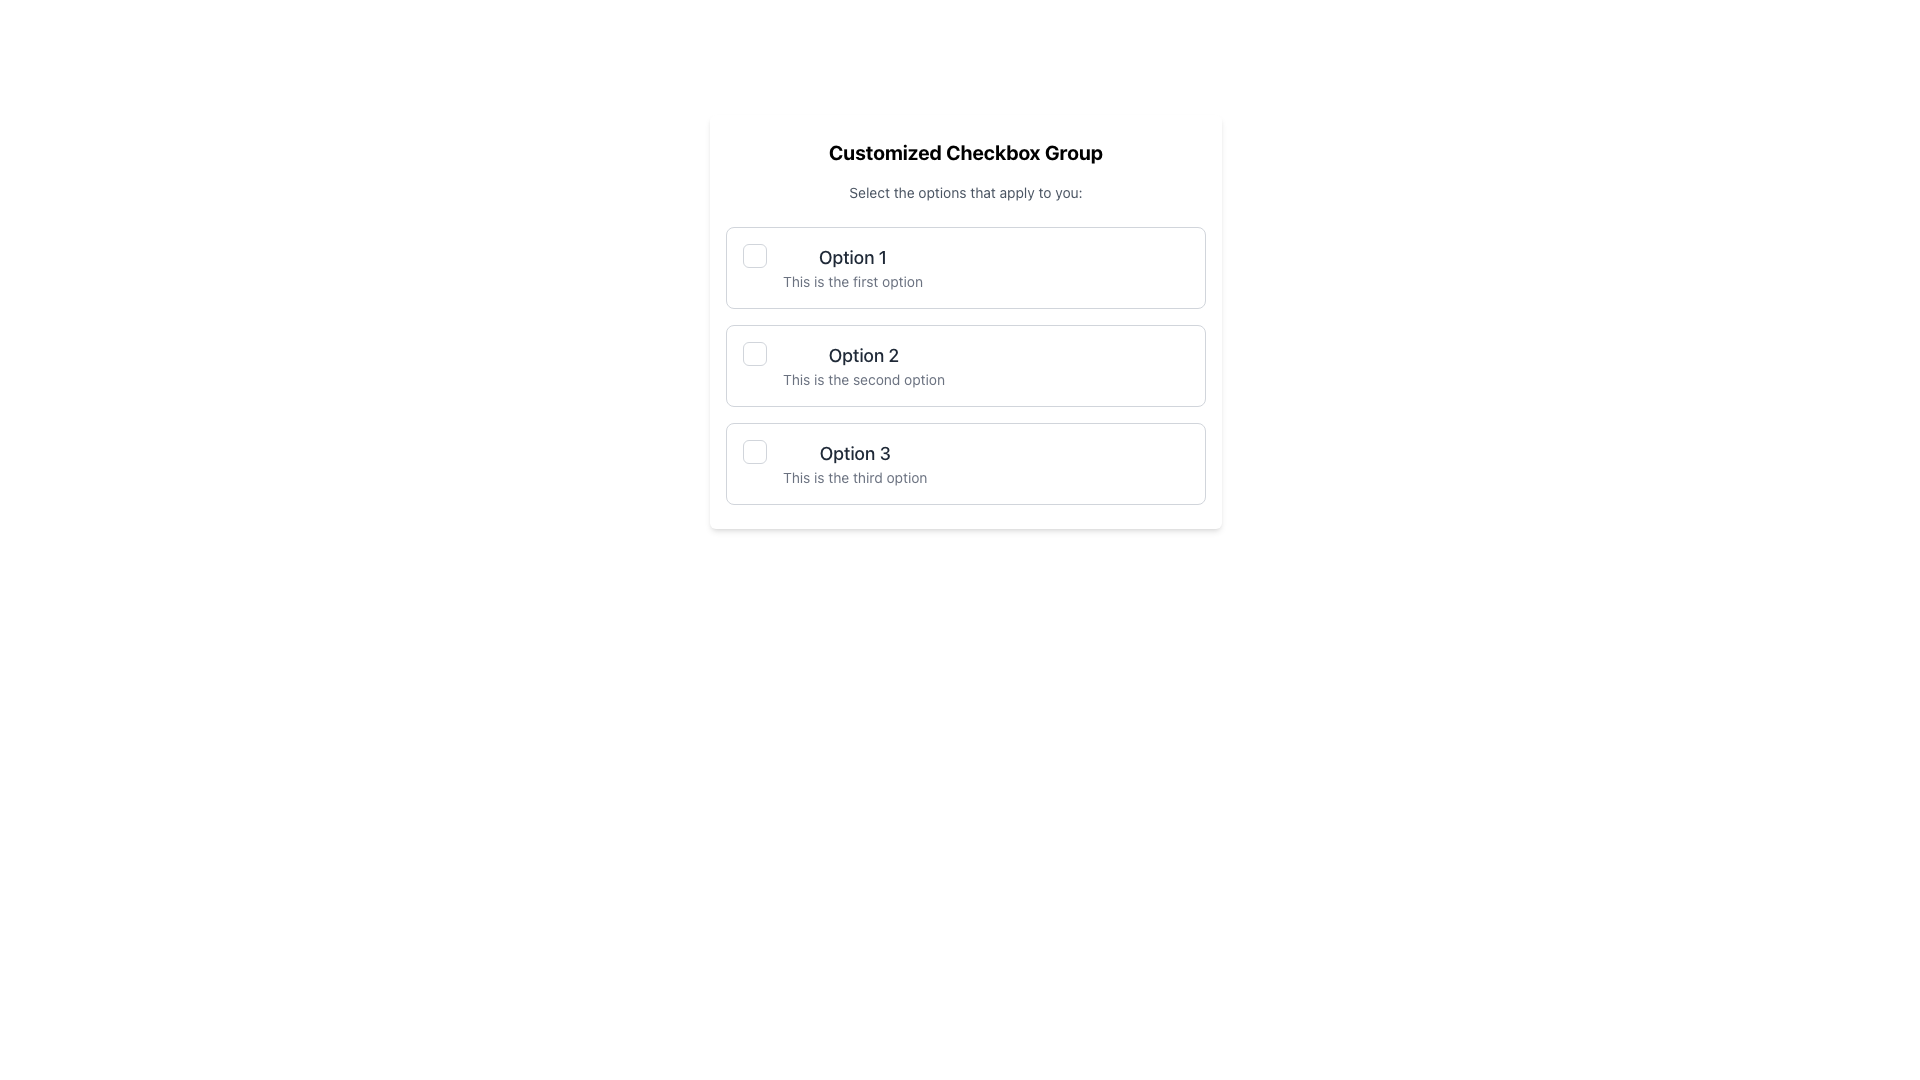 The image size is (1920, 1080). What do you see at coordinates (853, 266) in the screenshot?
I see `text content of the Text block displaying 'Option 1' in bold and the description 'This is the first option' below it, located within the first item of a vertically-aligned list` at bounding box center [853, 266].